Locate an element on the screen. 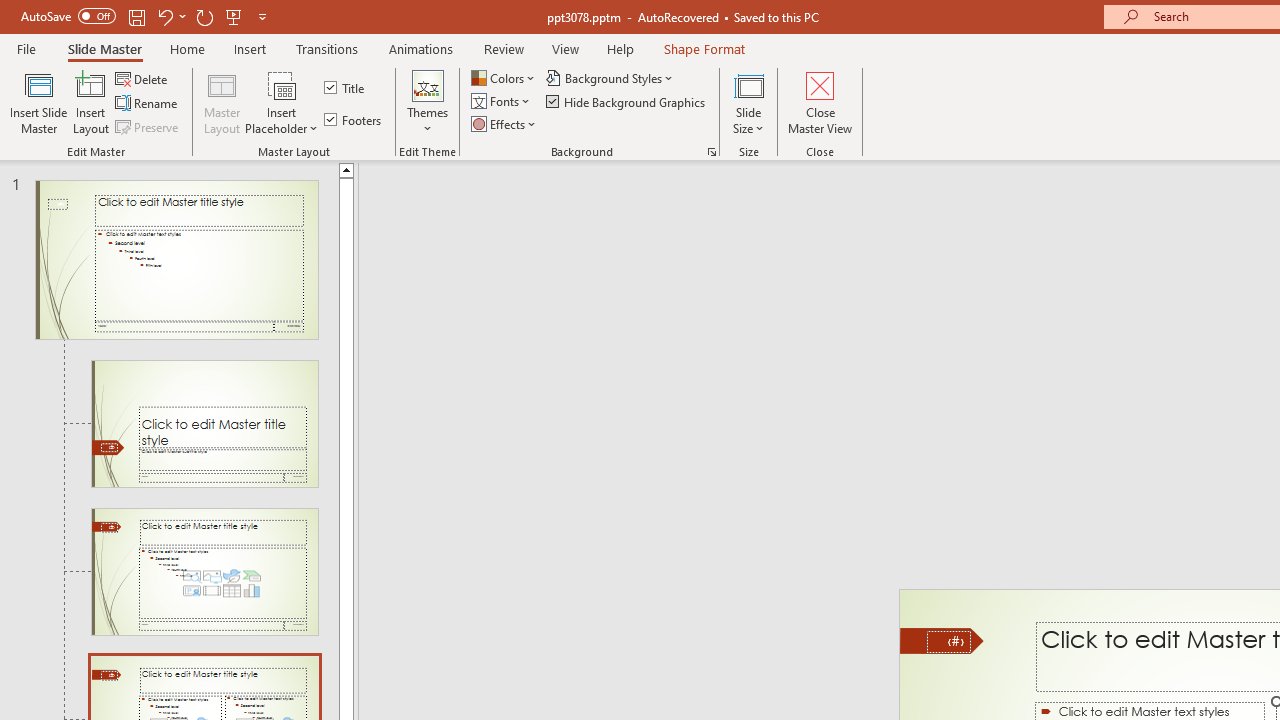 The height and width of the screenshot is (720, 1280). 'Delete' is located at coordinates (142, 78).